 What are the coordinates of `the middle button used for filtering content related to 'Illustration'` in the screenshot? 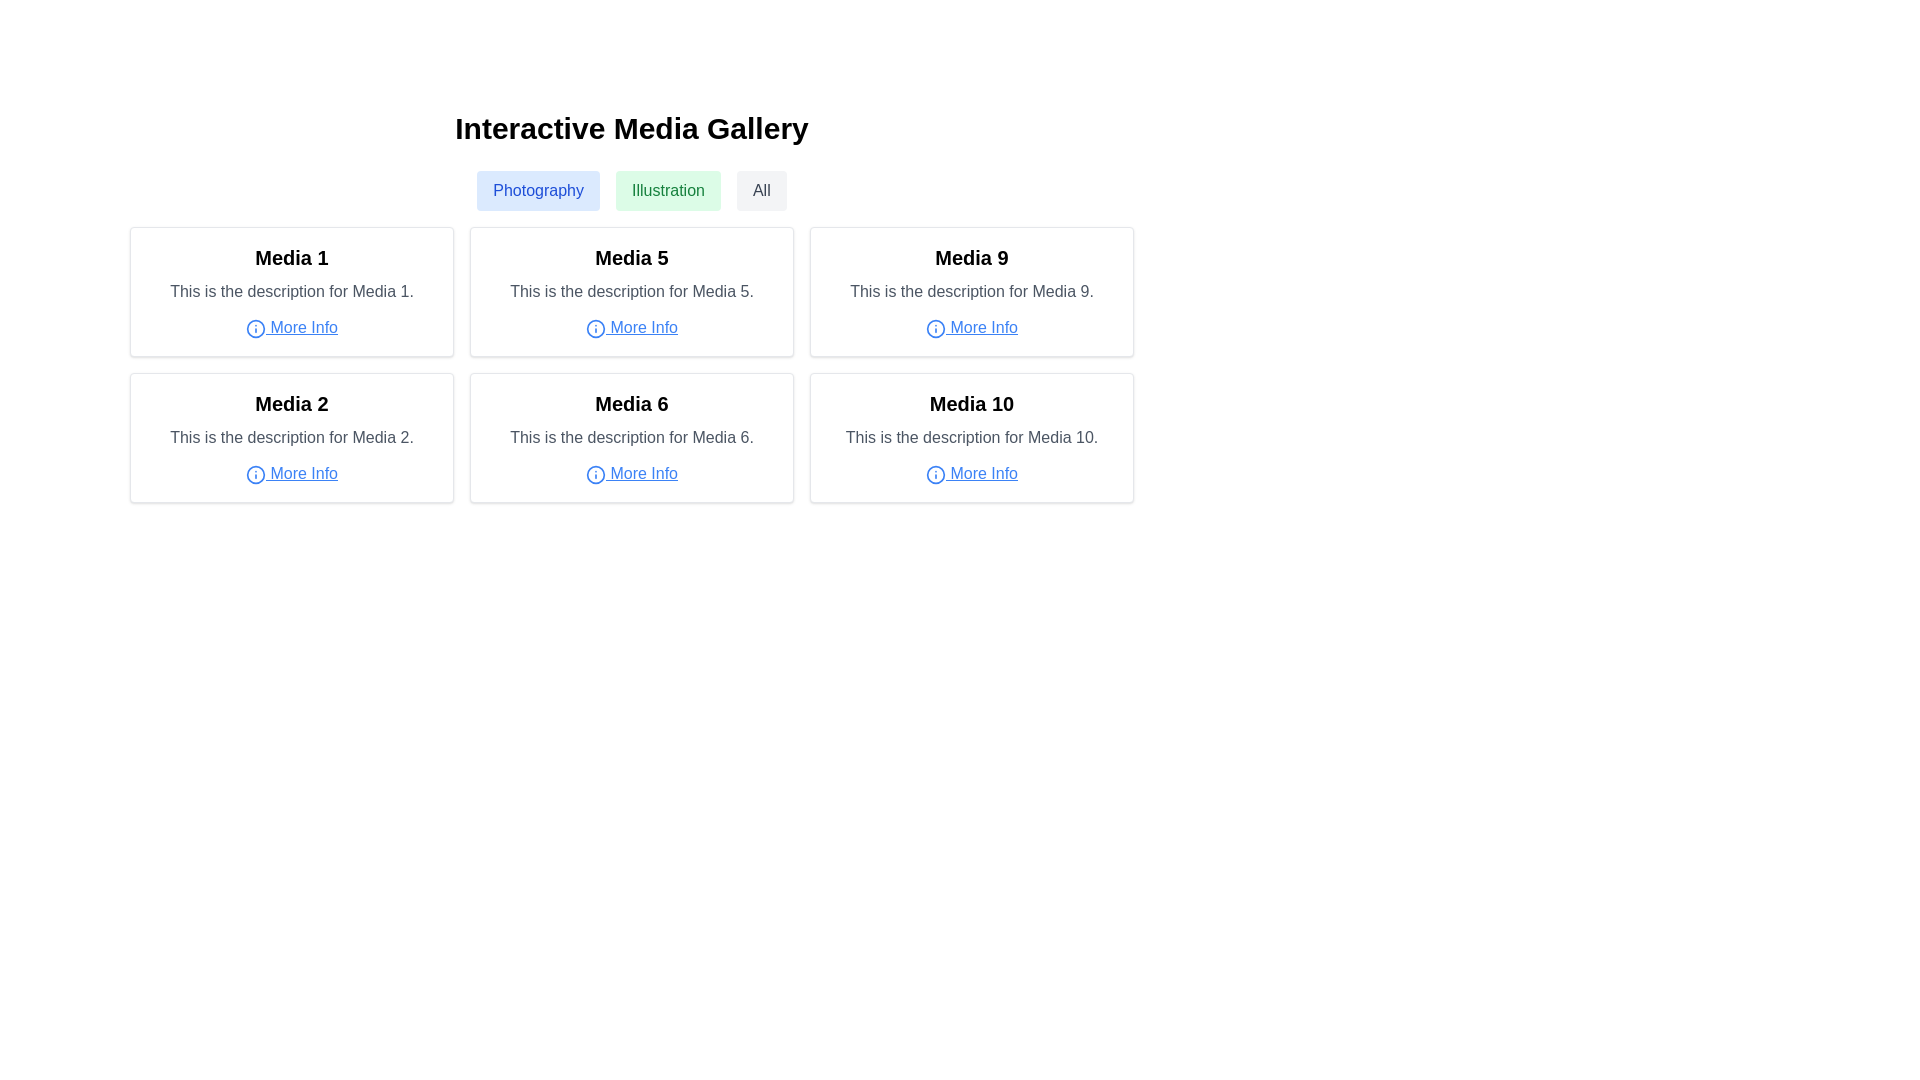 It's located at (668, 191).